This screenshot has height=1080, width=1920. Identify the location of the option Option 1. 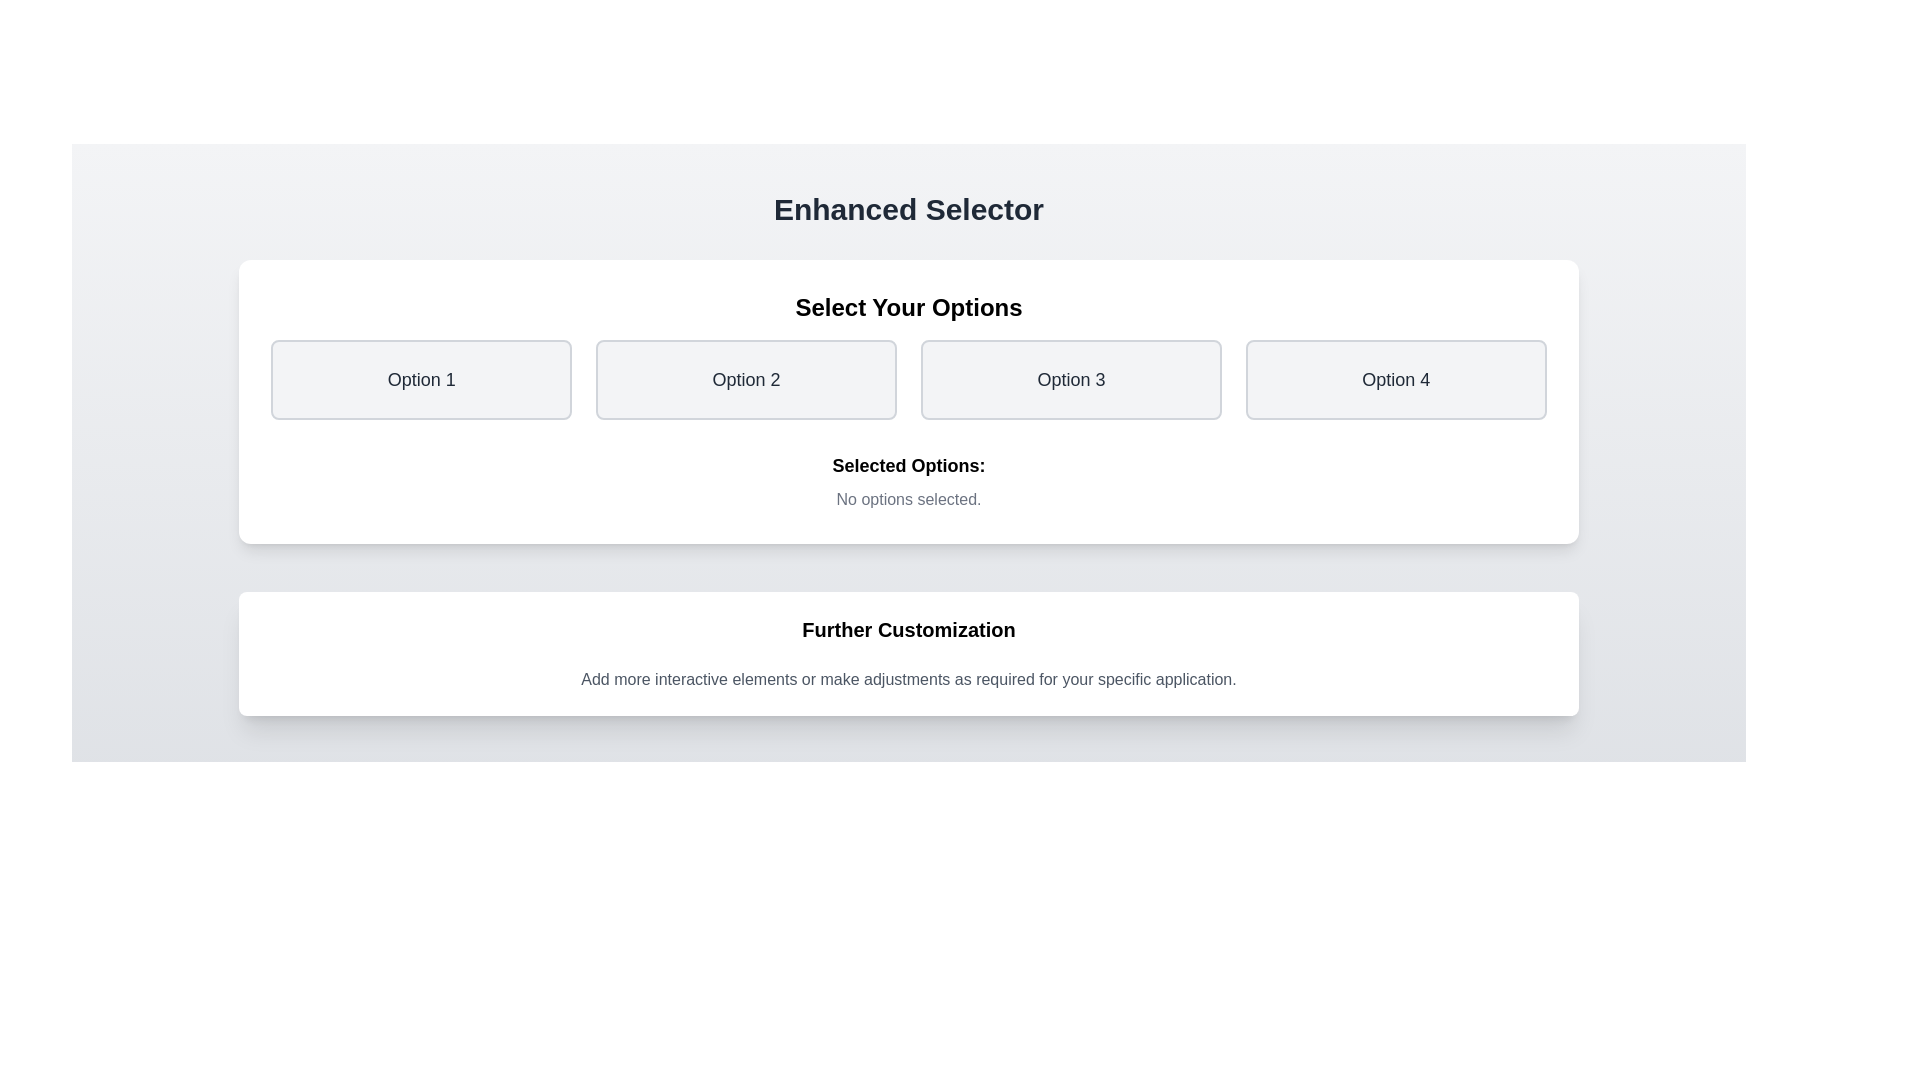
(420, 380).